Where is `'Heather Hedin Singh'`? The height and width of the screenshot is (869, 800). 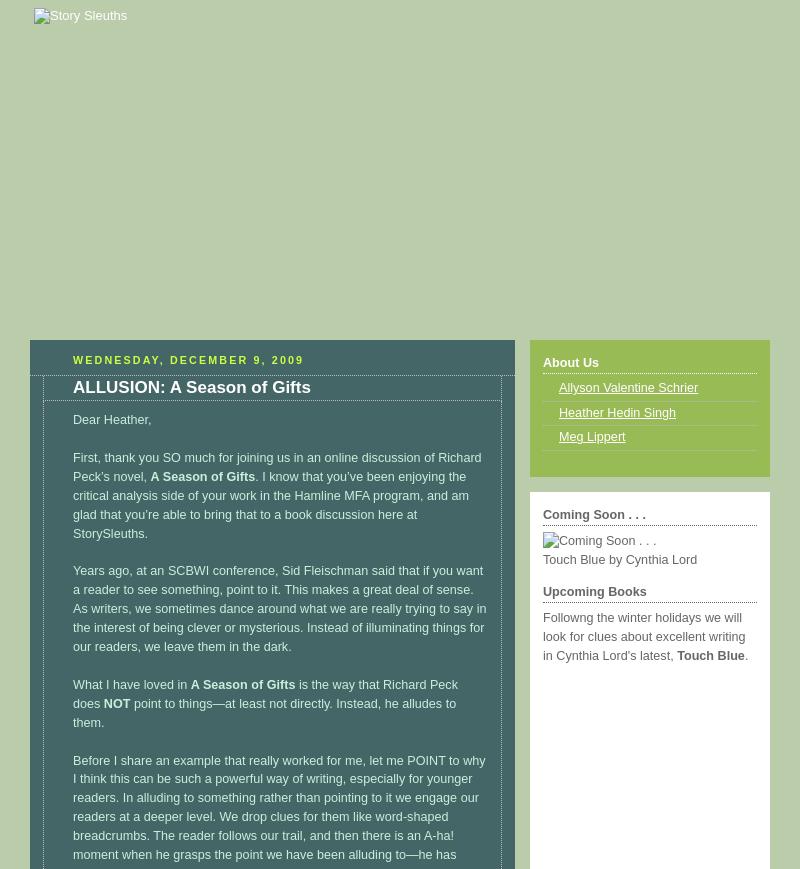
'Heather Hedin Singh' is located at coordinates (617, 410).